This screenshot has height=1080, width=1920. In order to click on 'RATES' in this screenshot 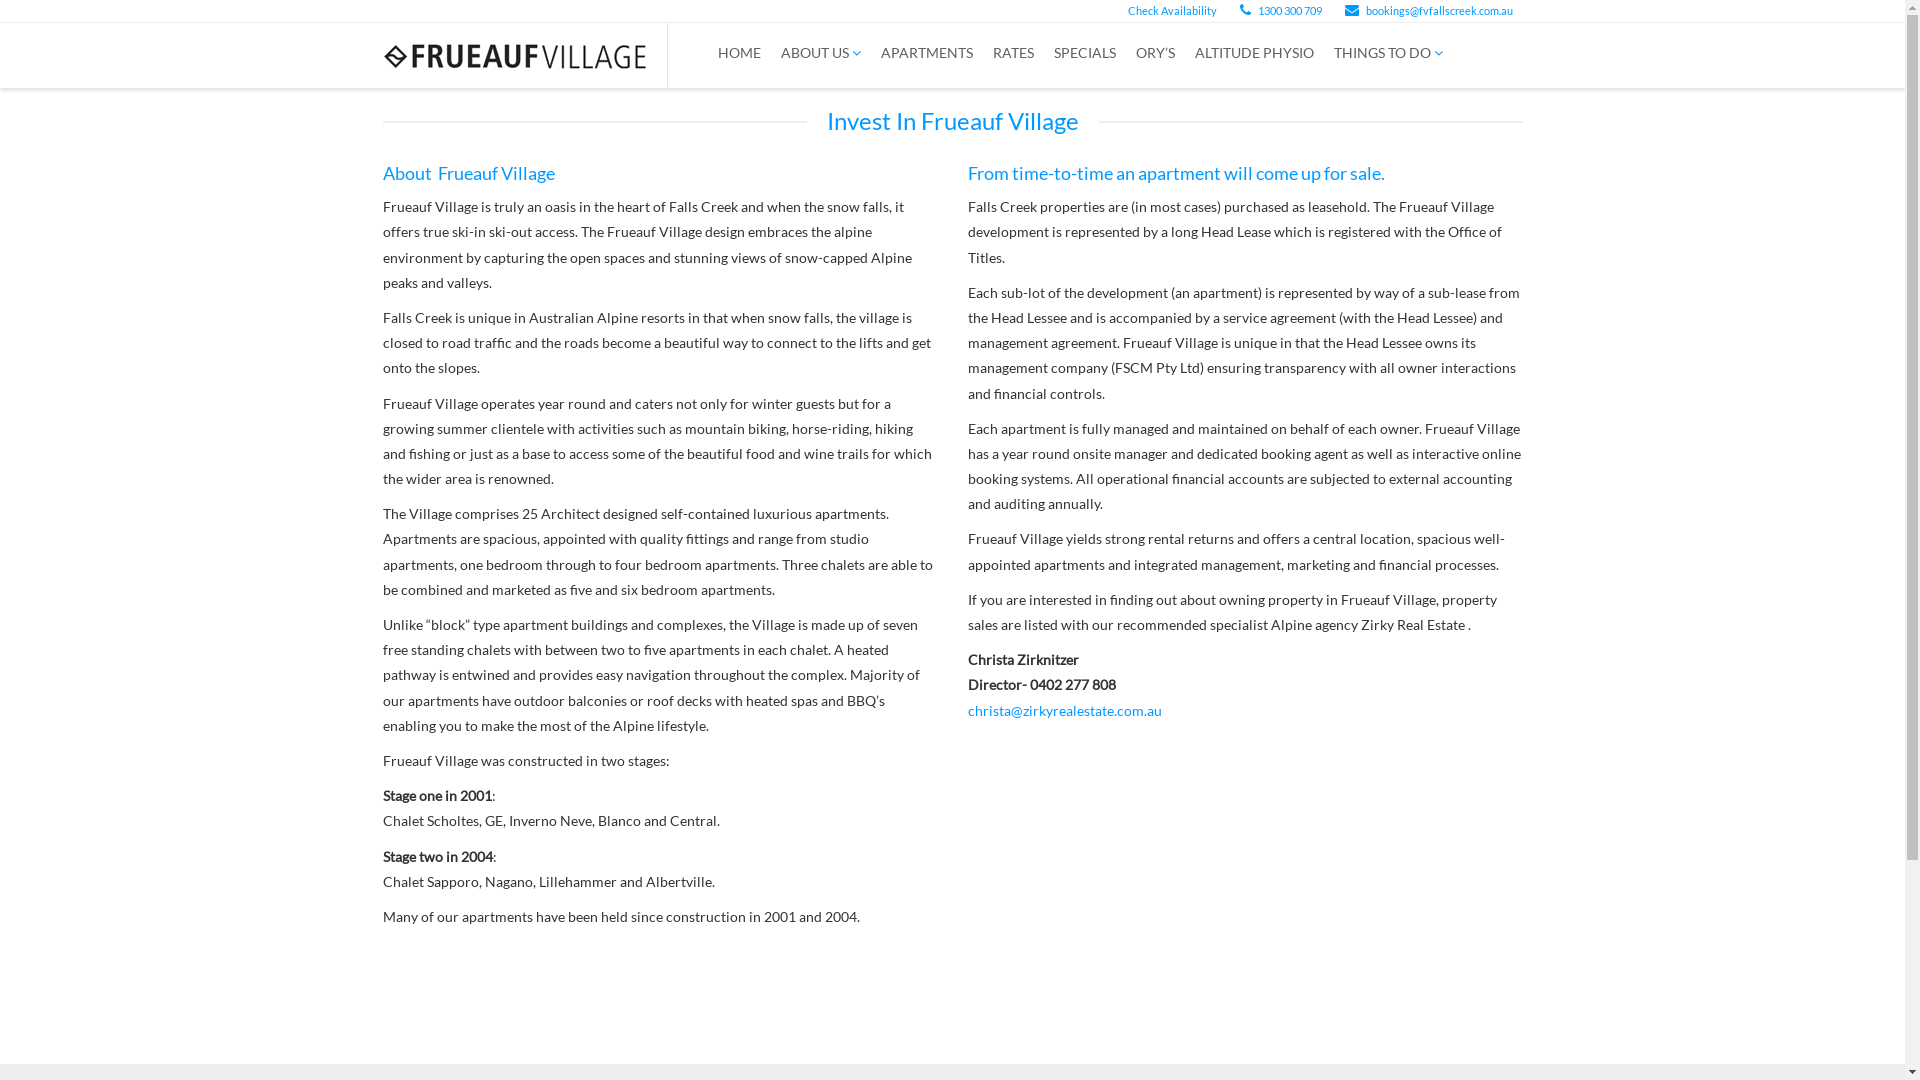, I will do `click(1012, 52)`.